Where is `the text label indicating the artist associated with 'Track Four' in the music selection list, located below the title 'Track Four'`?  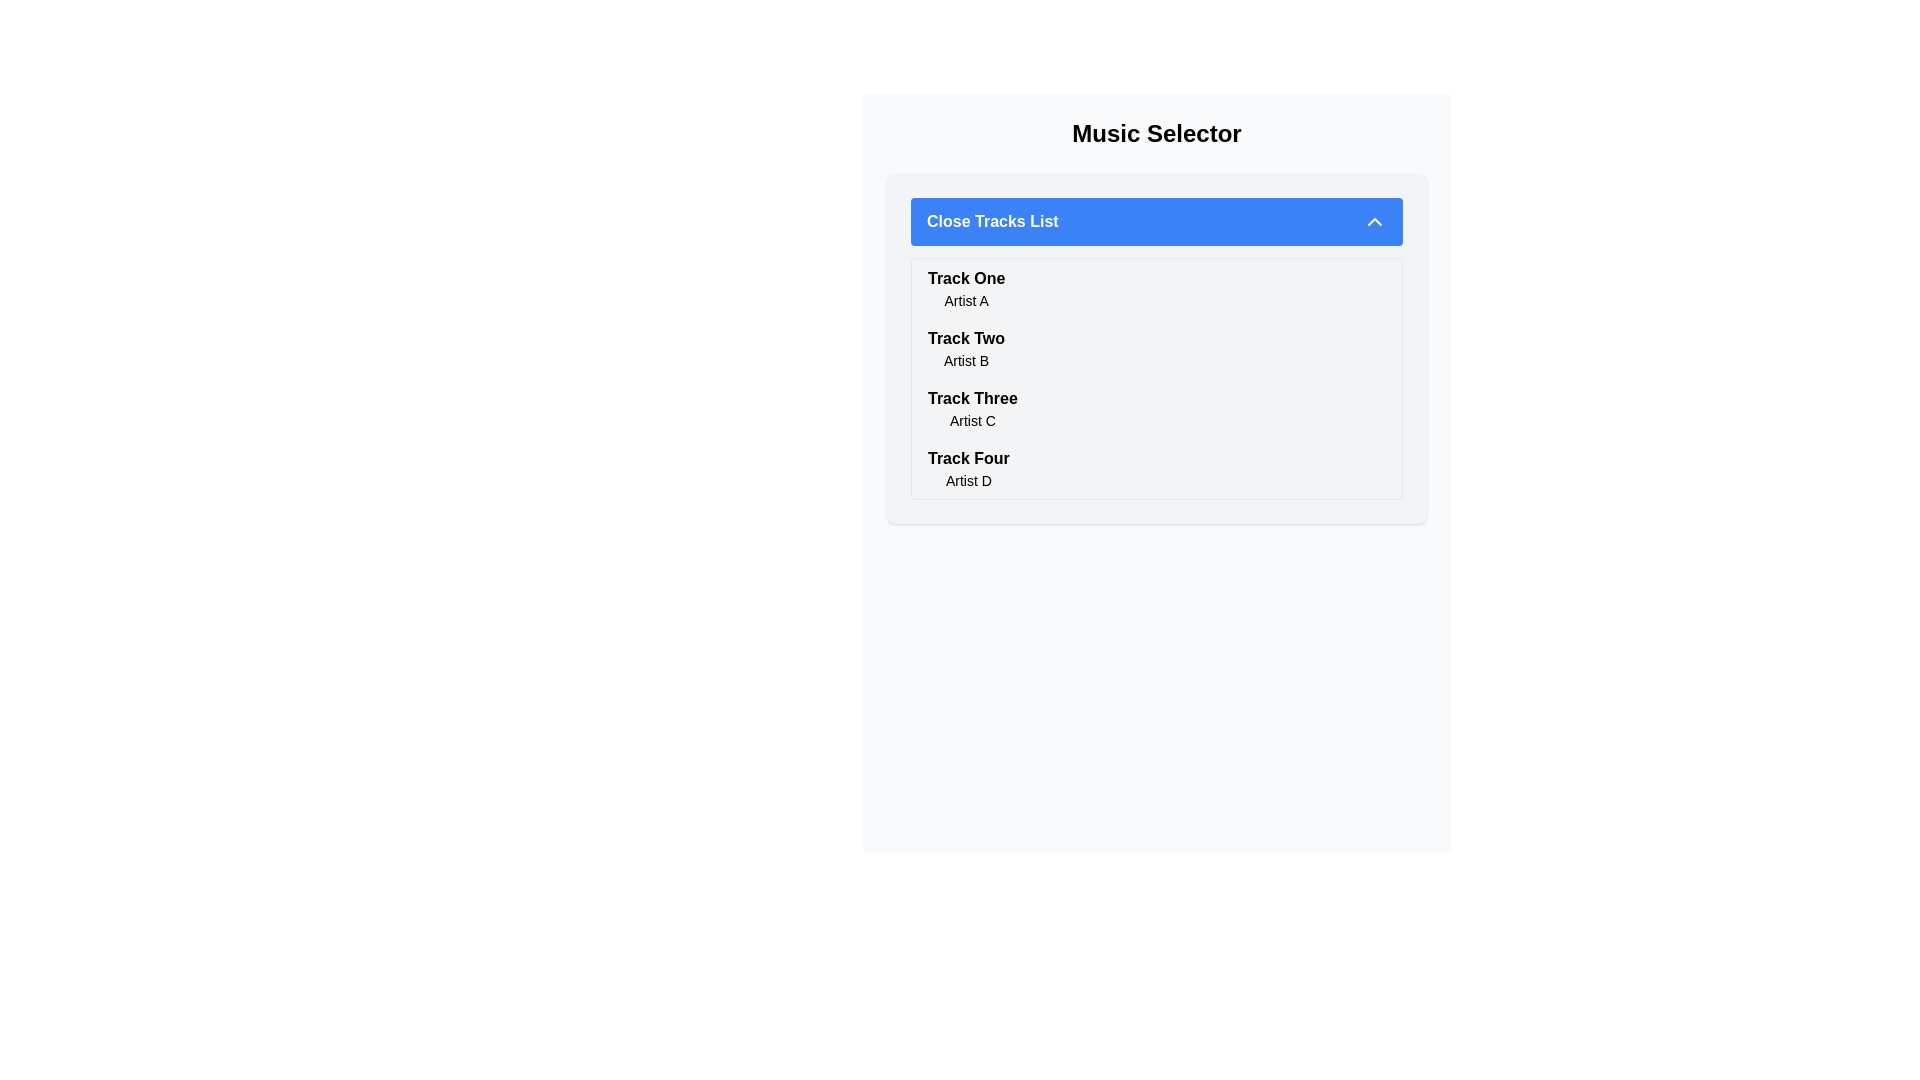 the text label indicating the artist associated with 'Track Four' in the music selection list, located below the title 'Track Four' is located at coordinates (968, 481).